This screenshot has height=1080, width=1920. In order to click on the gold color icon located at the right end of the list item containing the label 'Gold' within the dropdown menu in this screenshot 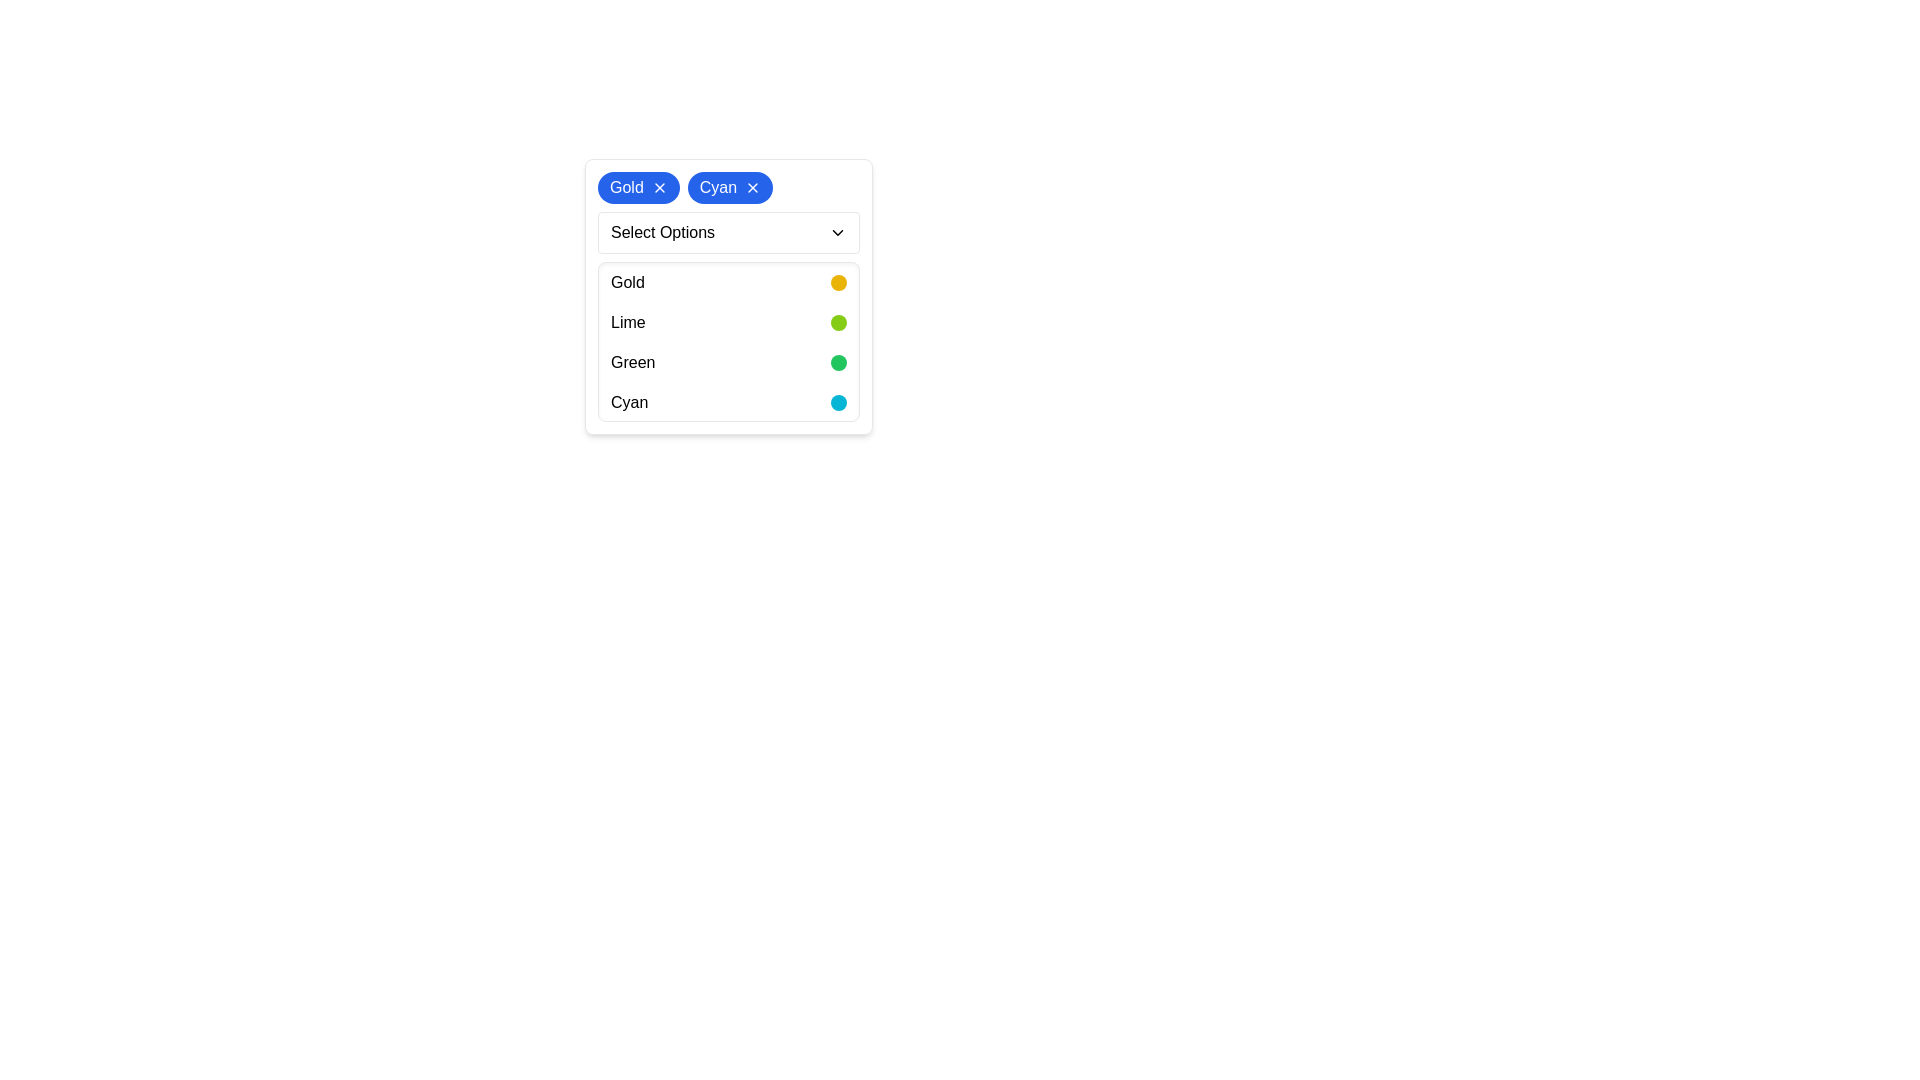, I will do `click(839, 282)`.